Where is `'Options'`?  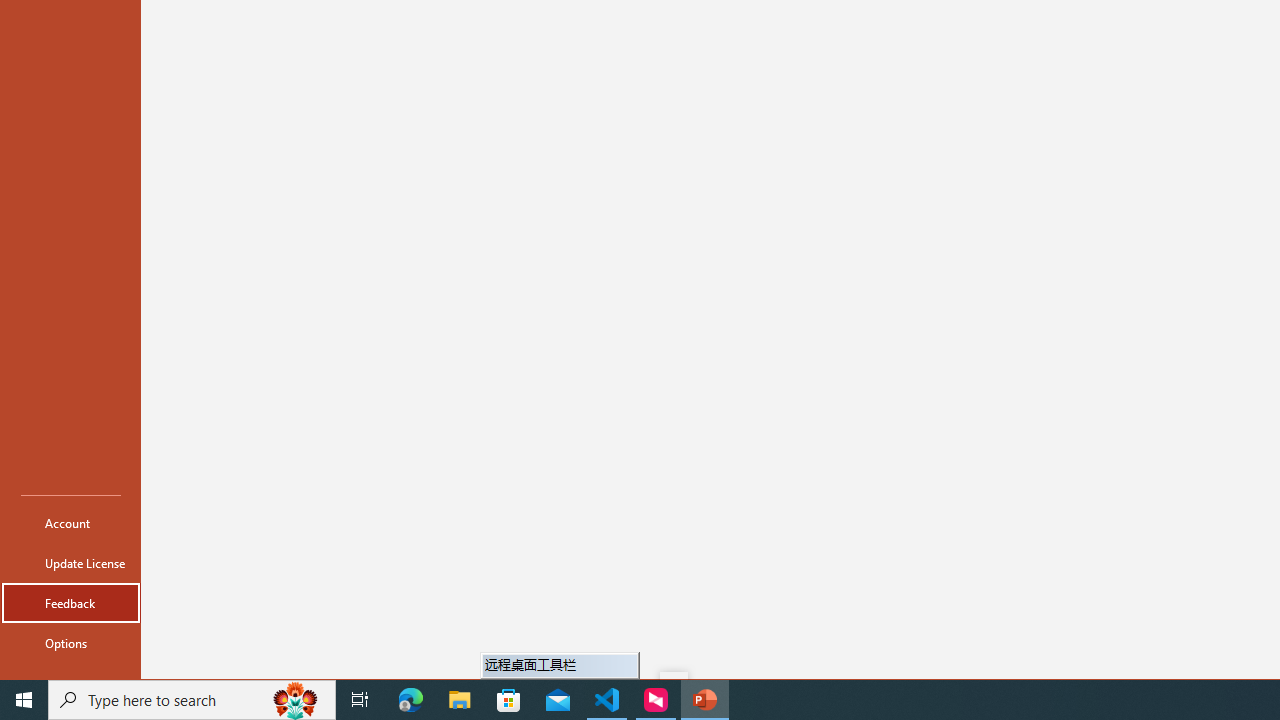
'Options' is located at coordinates (71, 642).